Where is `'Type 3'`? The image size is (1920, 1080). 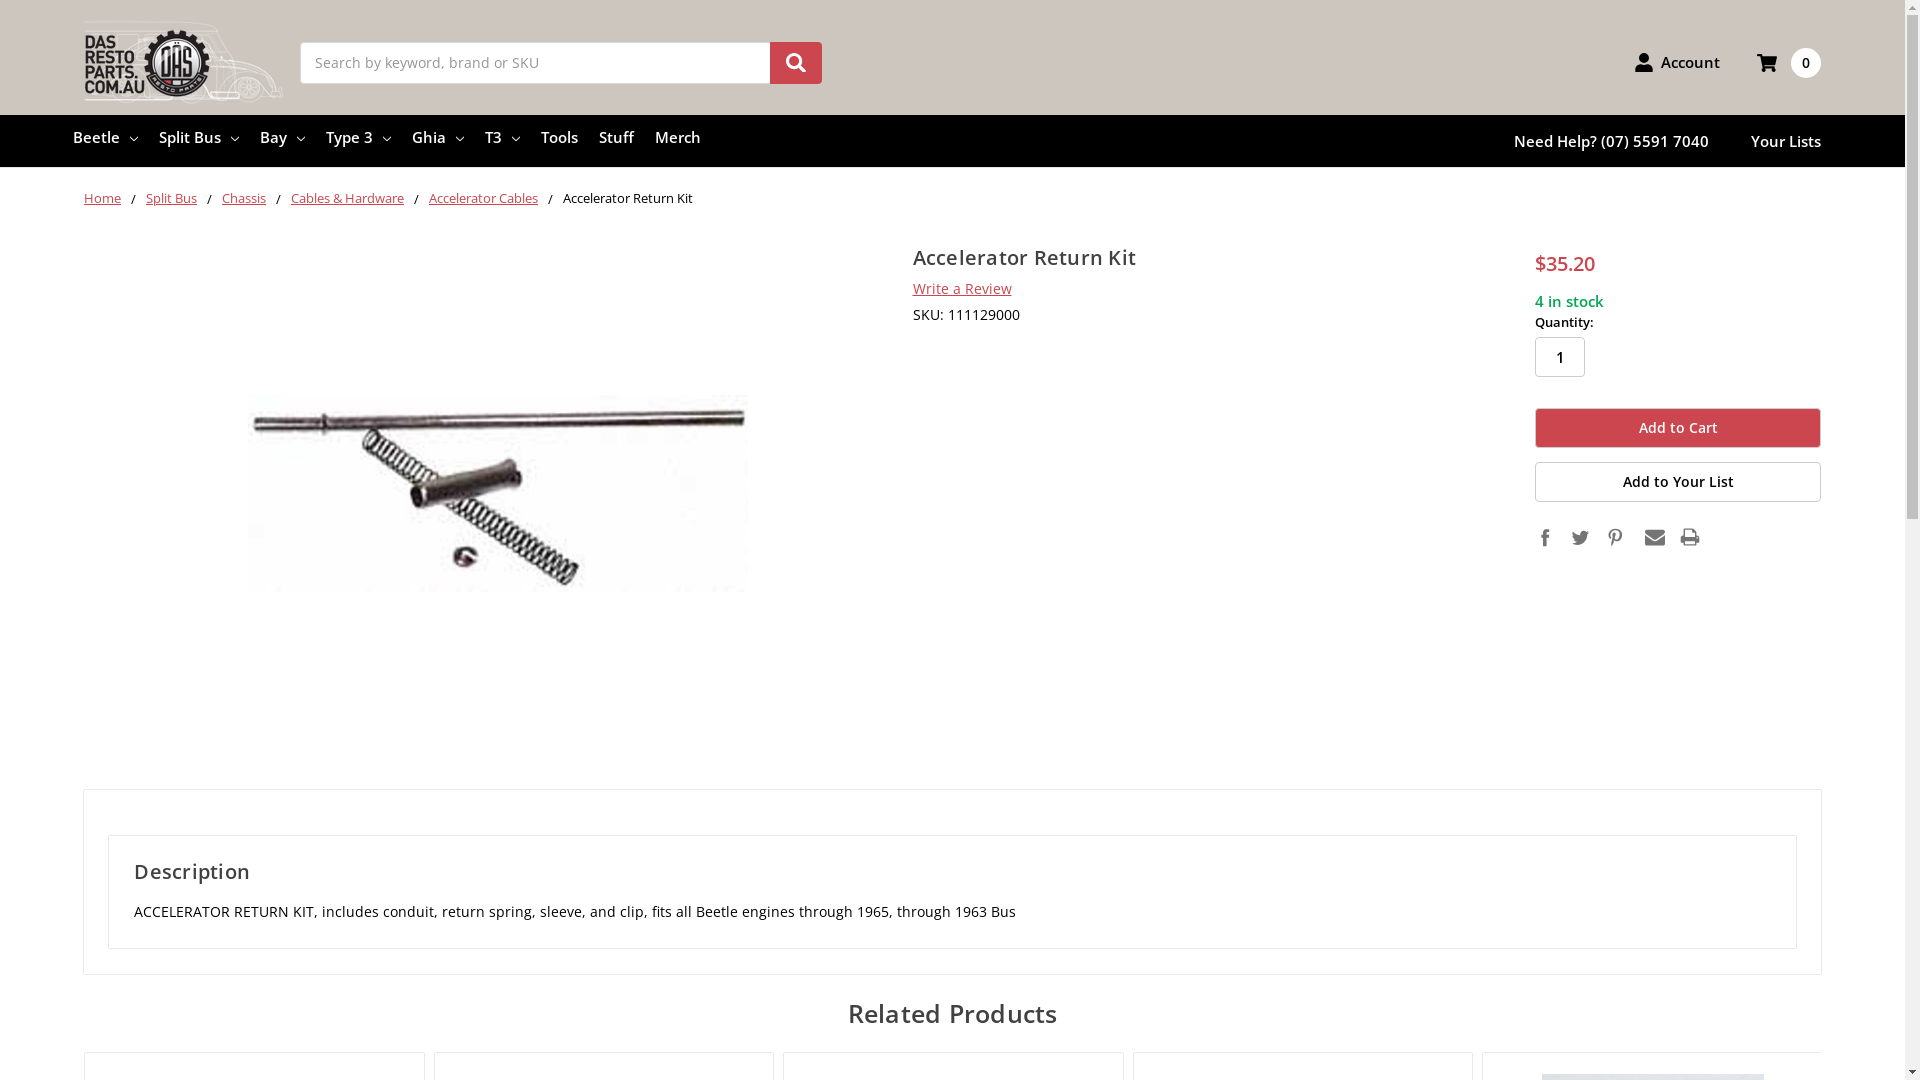 'Type 3' is located at coordinates (358, 136).